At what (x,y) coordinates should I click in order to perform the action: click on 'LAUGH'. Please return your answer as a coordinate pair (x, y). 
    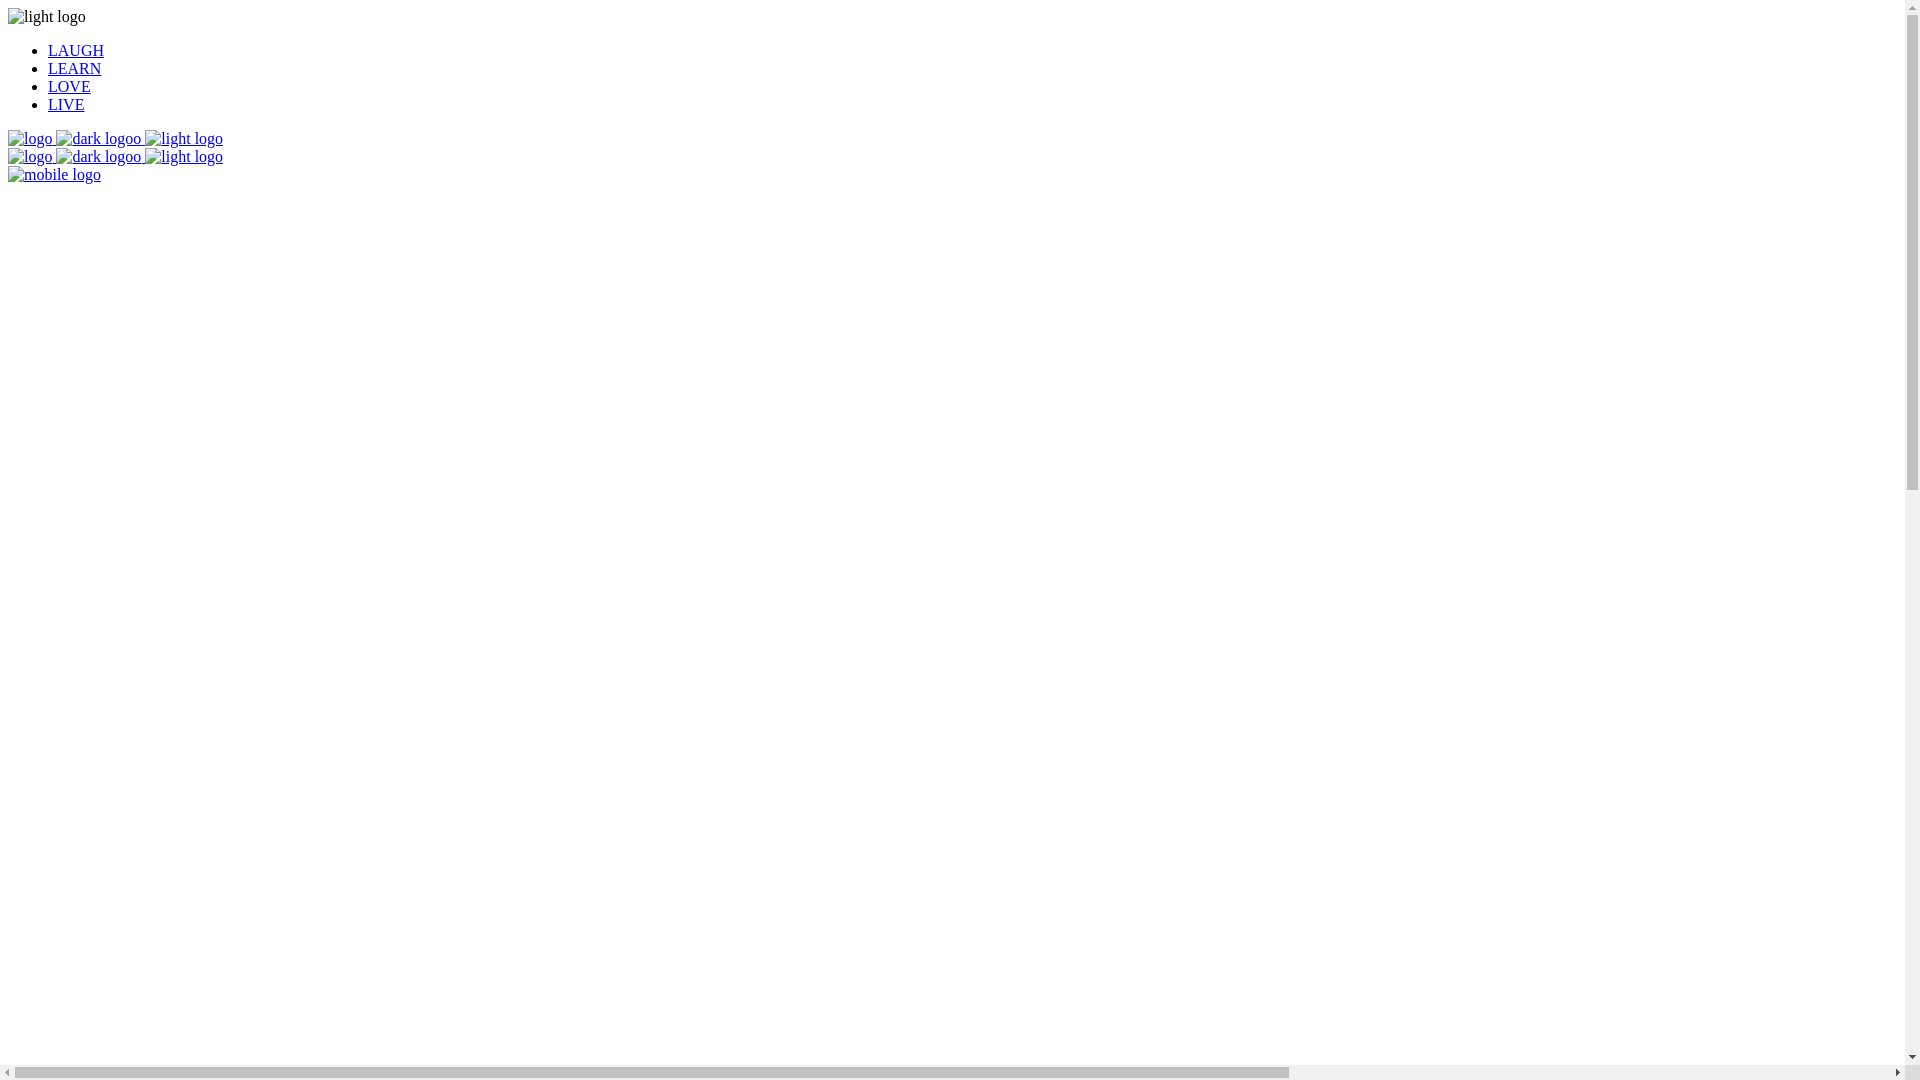
    Looking at the image, I should click on (76, 49).